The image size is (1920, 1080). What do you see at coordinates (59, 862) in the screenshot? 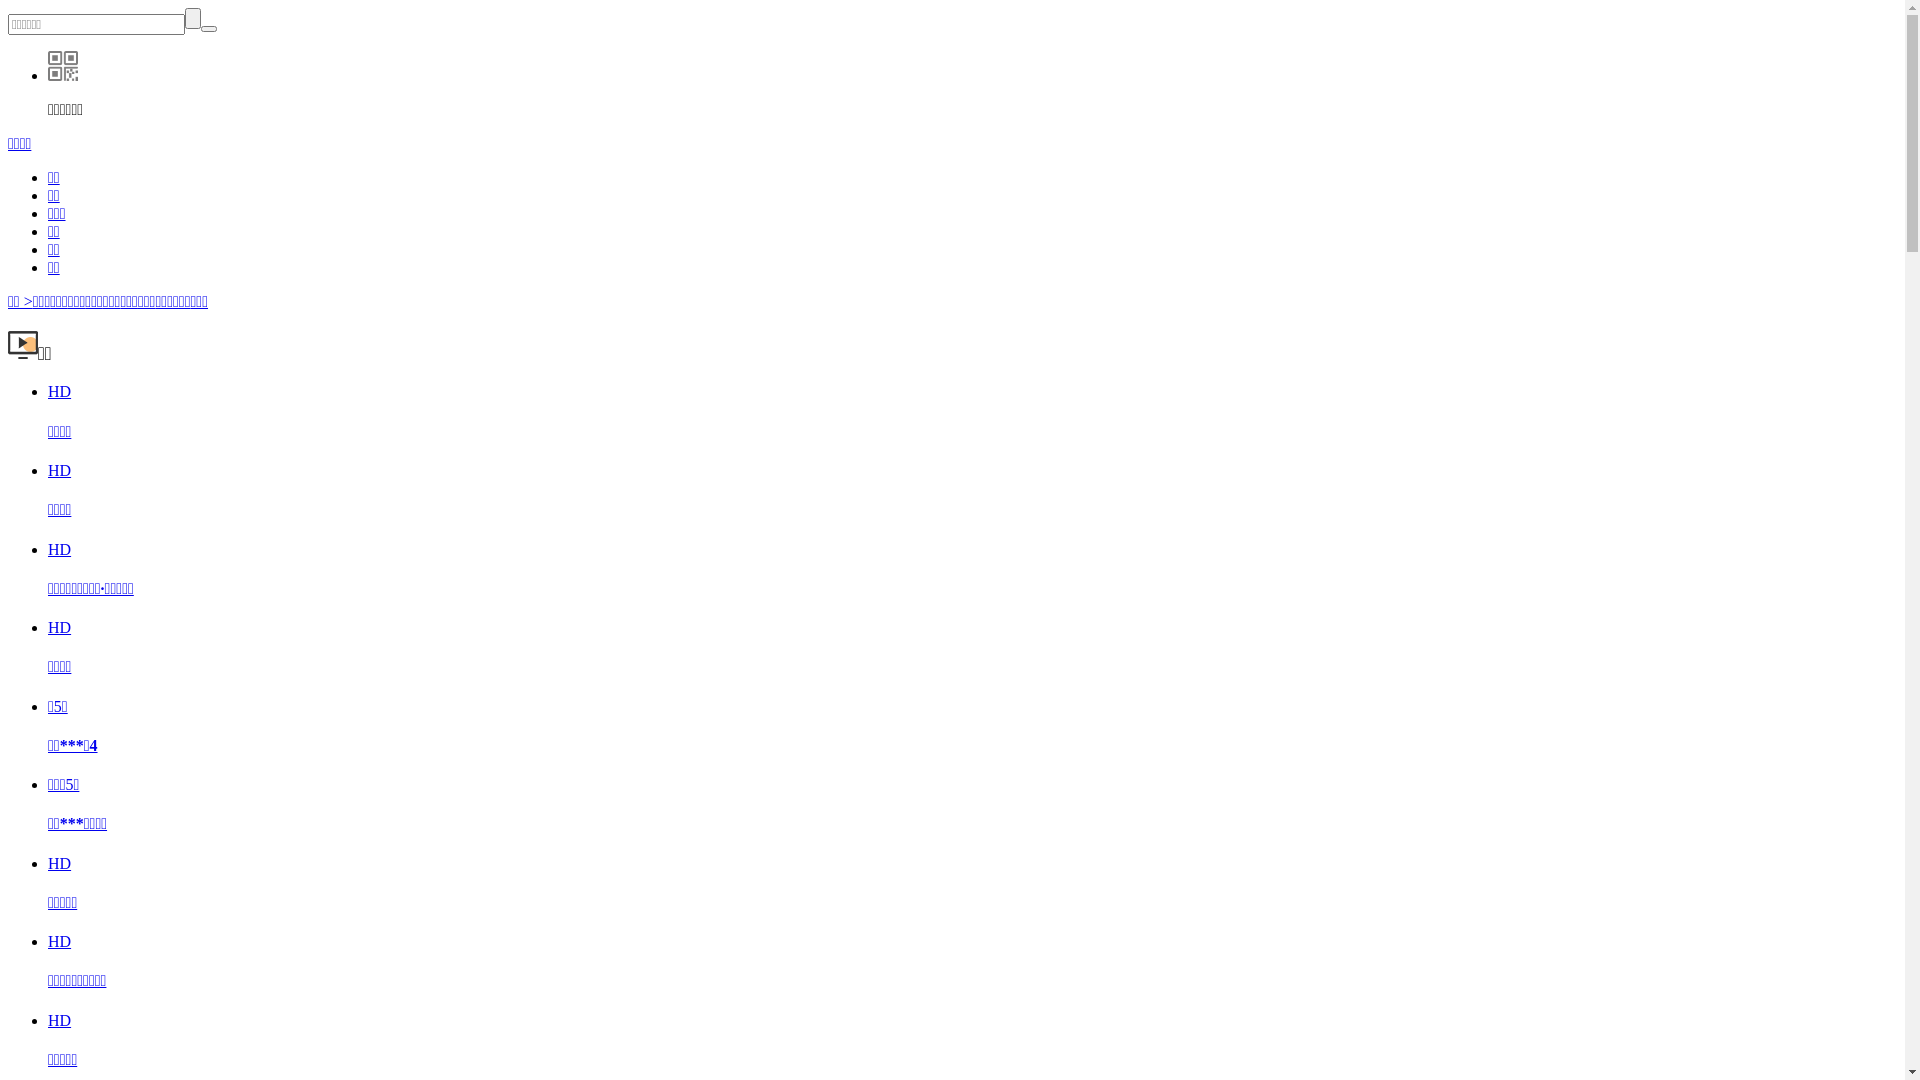
I see `'HD'` at bounding box center [59, 862].